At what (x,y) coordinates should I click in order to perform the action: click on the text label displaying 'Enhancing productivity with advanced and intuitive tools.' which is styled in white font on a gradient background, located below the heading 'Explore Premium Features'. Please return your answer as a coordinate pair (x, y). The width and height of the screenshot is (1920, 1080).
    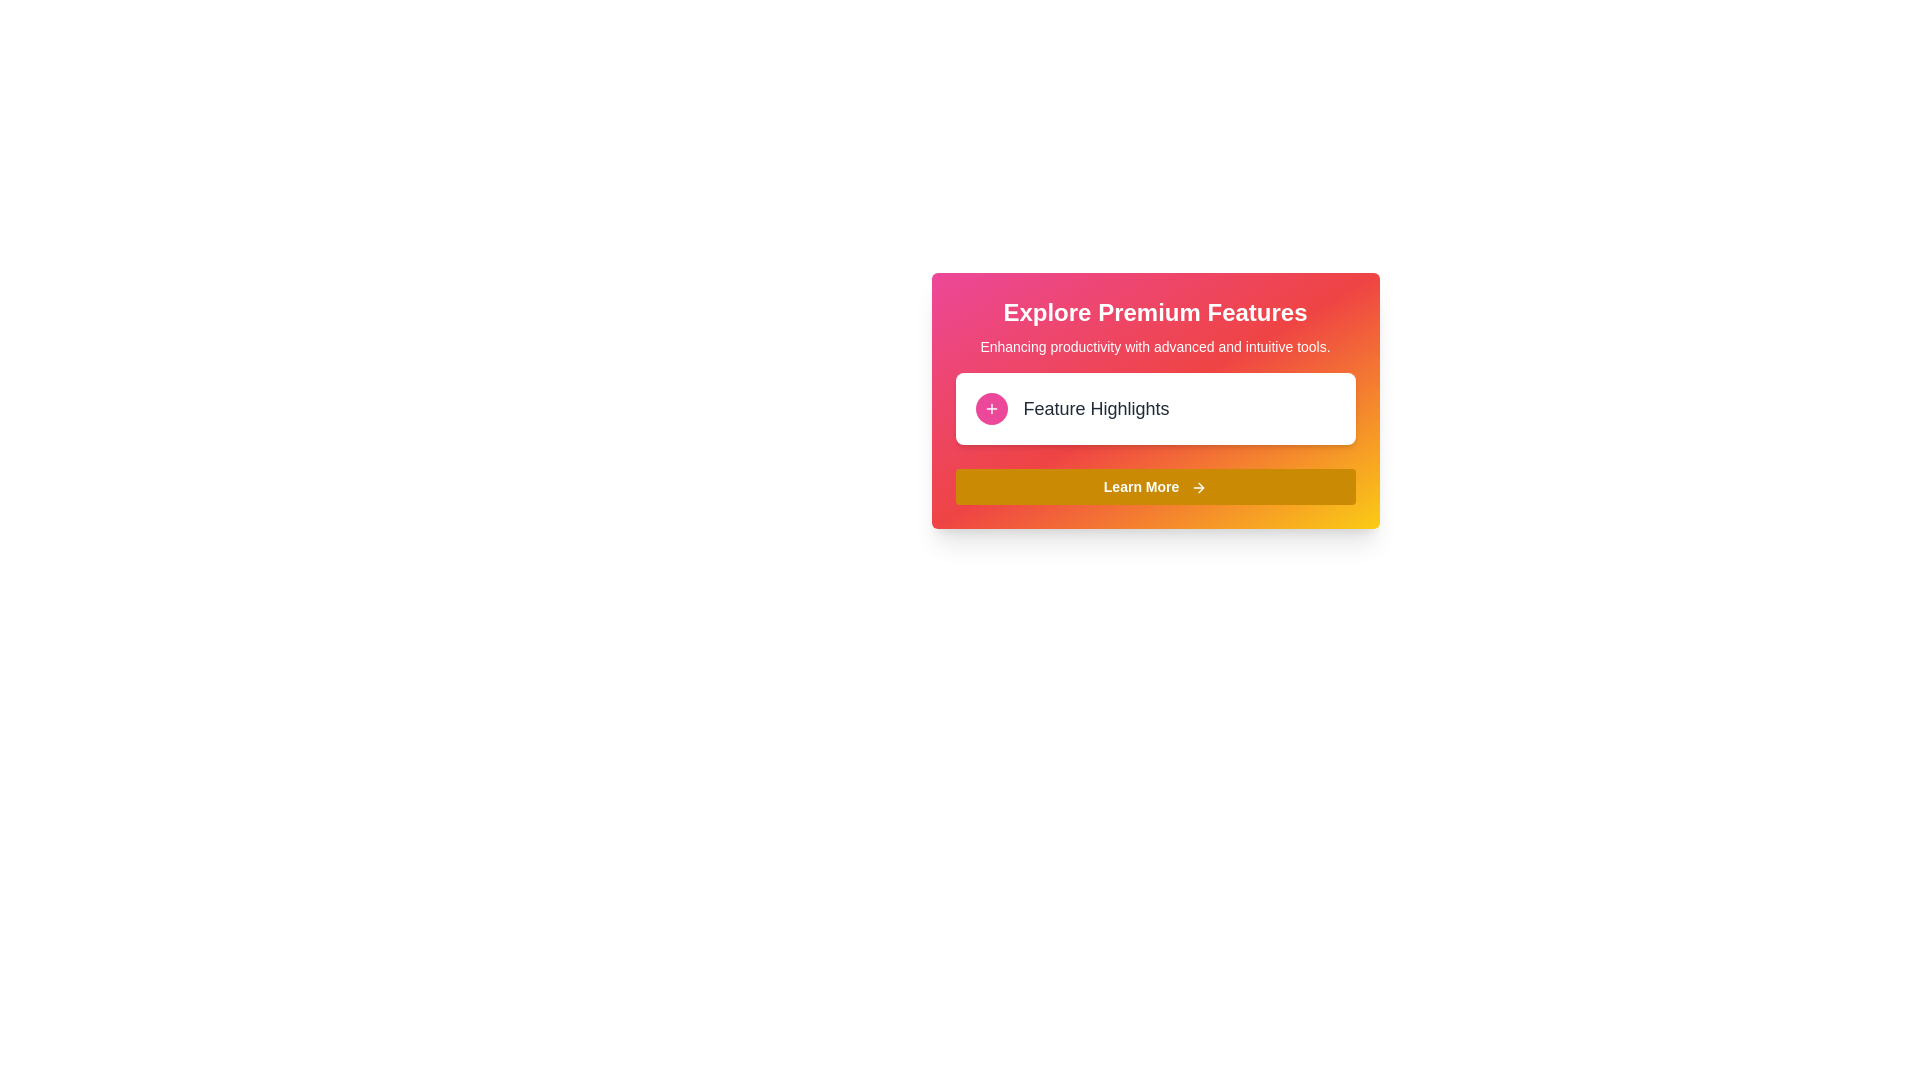
    Looking at the image, I should click on (1155, 346).